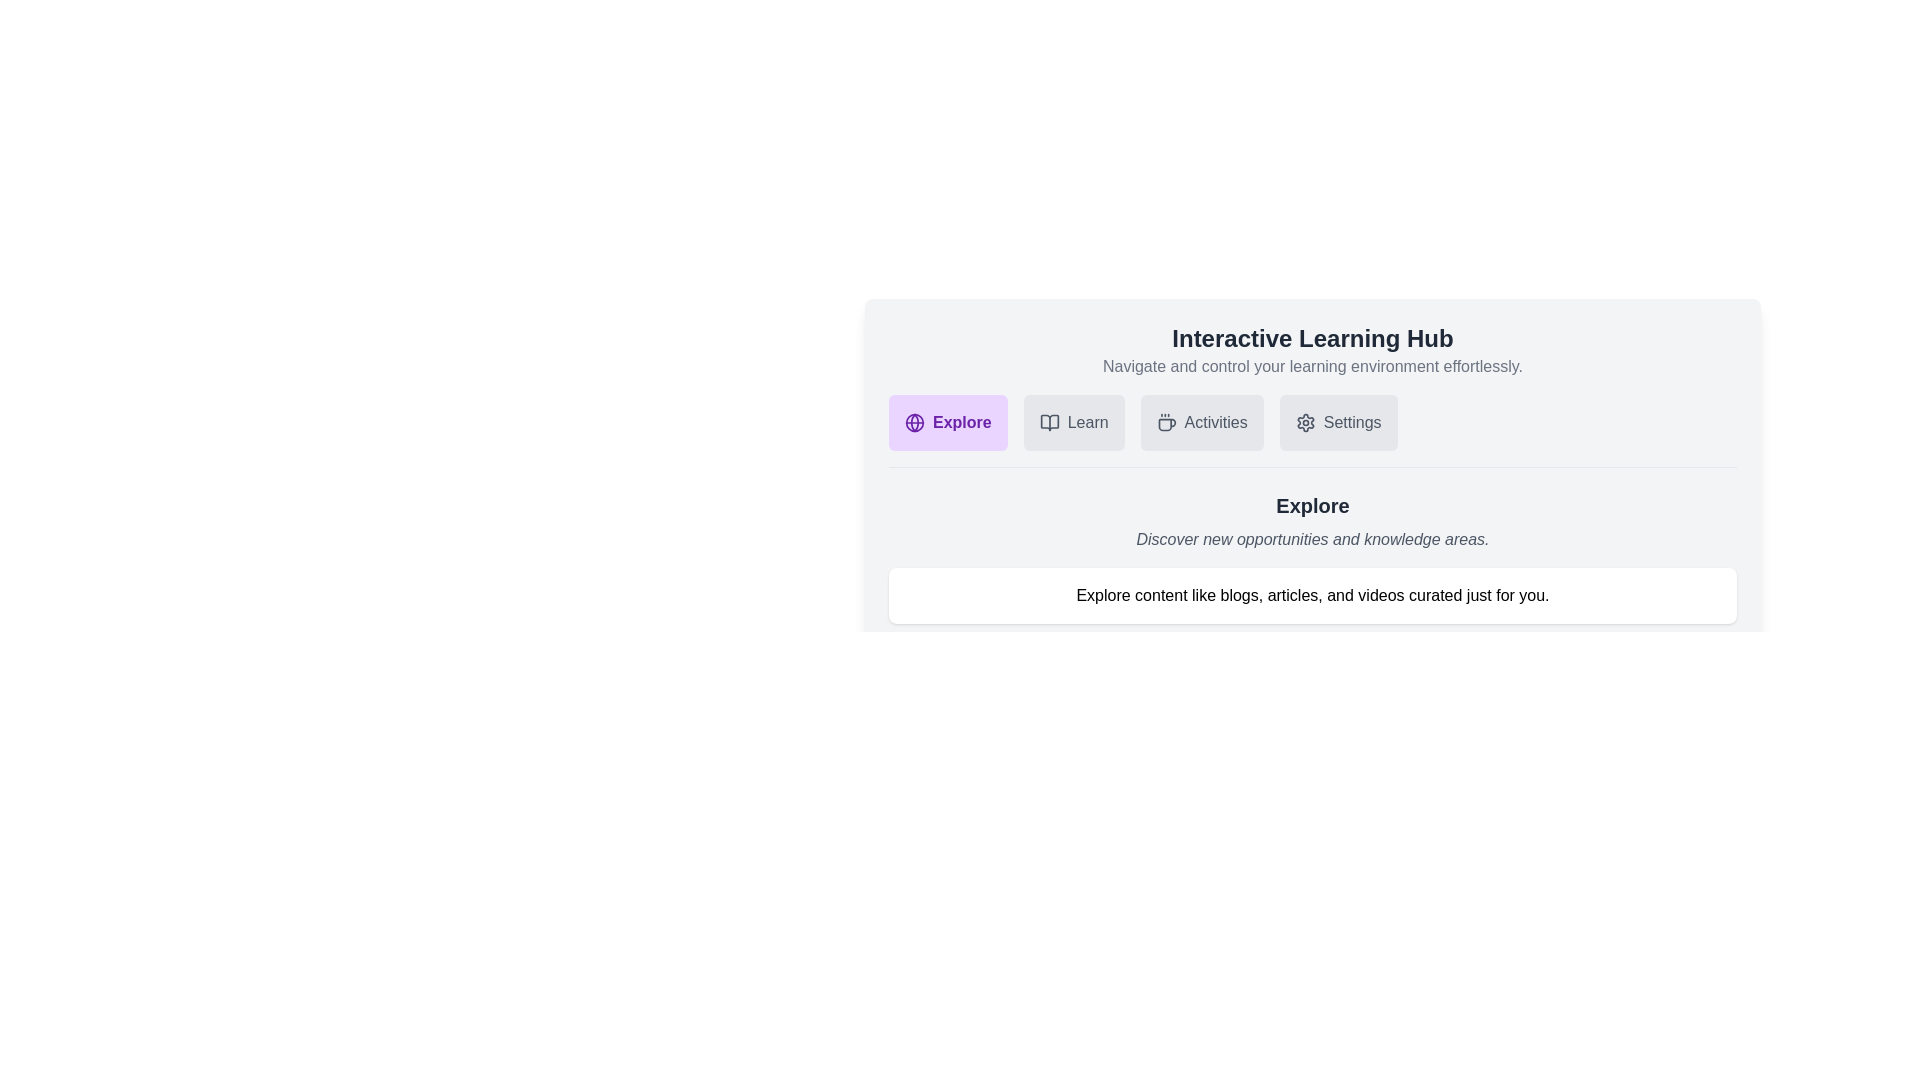  I want to click on the 'Explore' button located at the far-left of the navigation bar, so click(947, 422).